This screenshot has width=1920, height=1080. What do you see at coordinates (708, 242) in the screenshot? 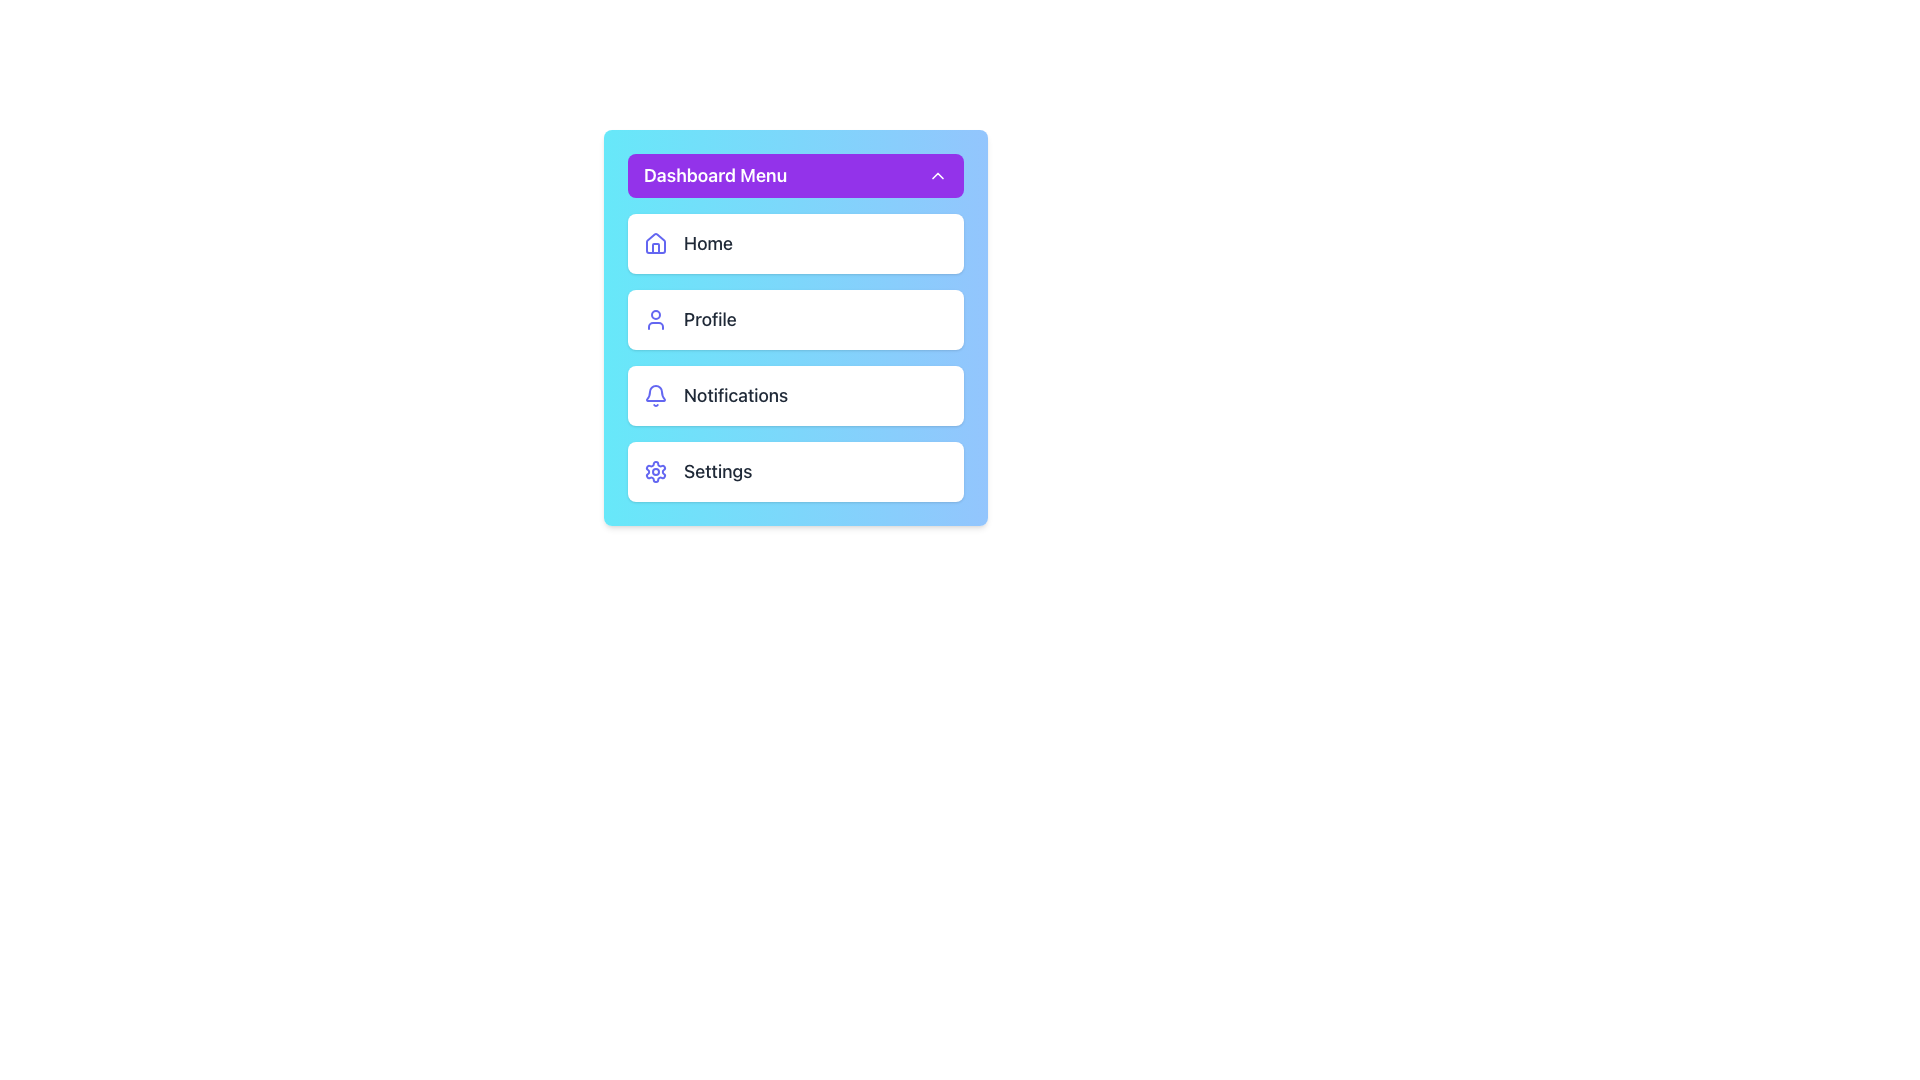
I see `the text label displaying 'Home', which is styled with a gray font color and medium weight, positioned to the right of a house icon in the 'Dashboard Menu'` at bounding box center [708, 242].